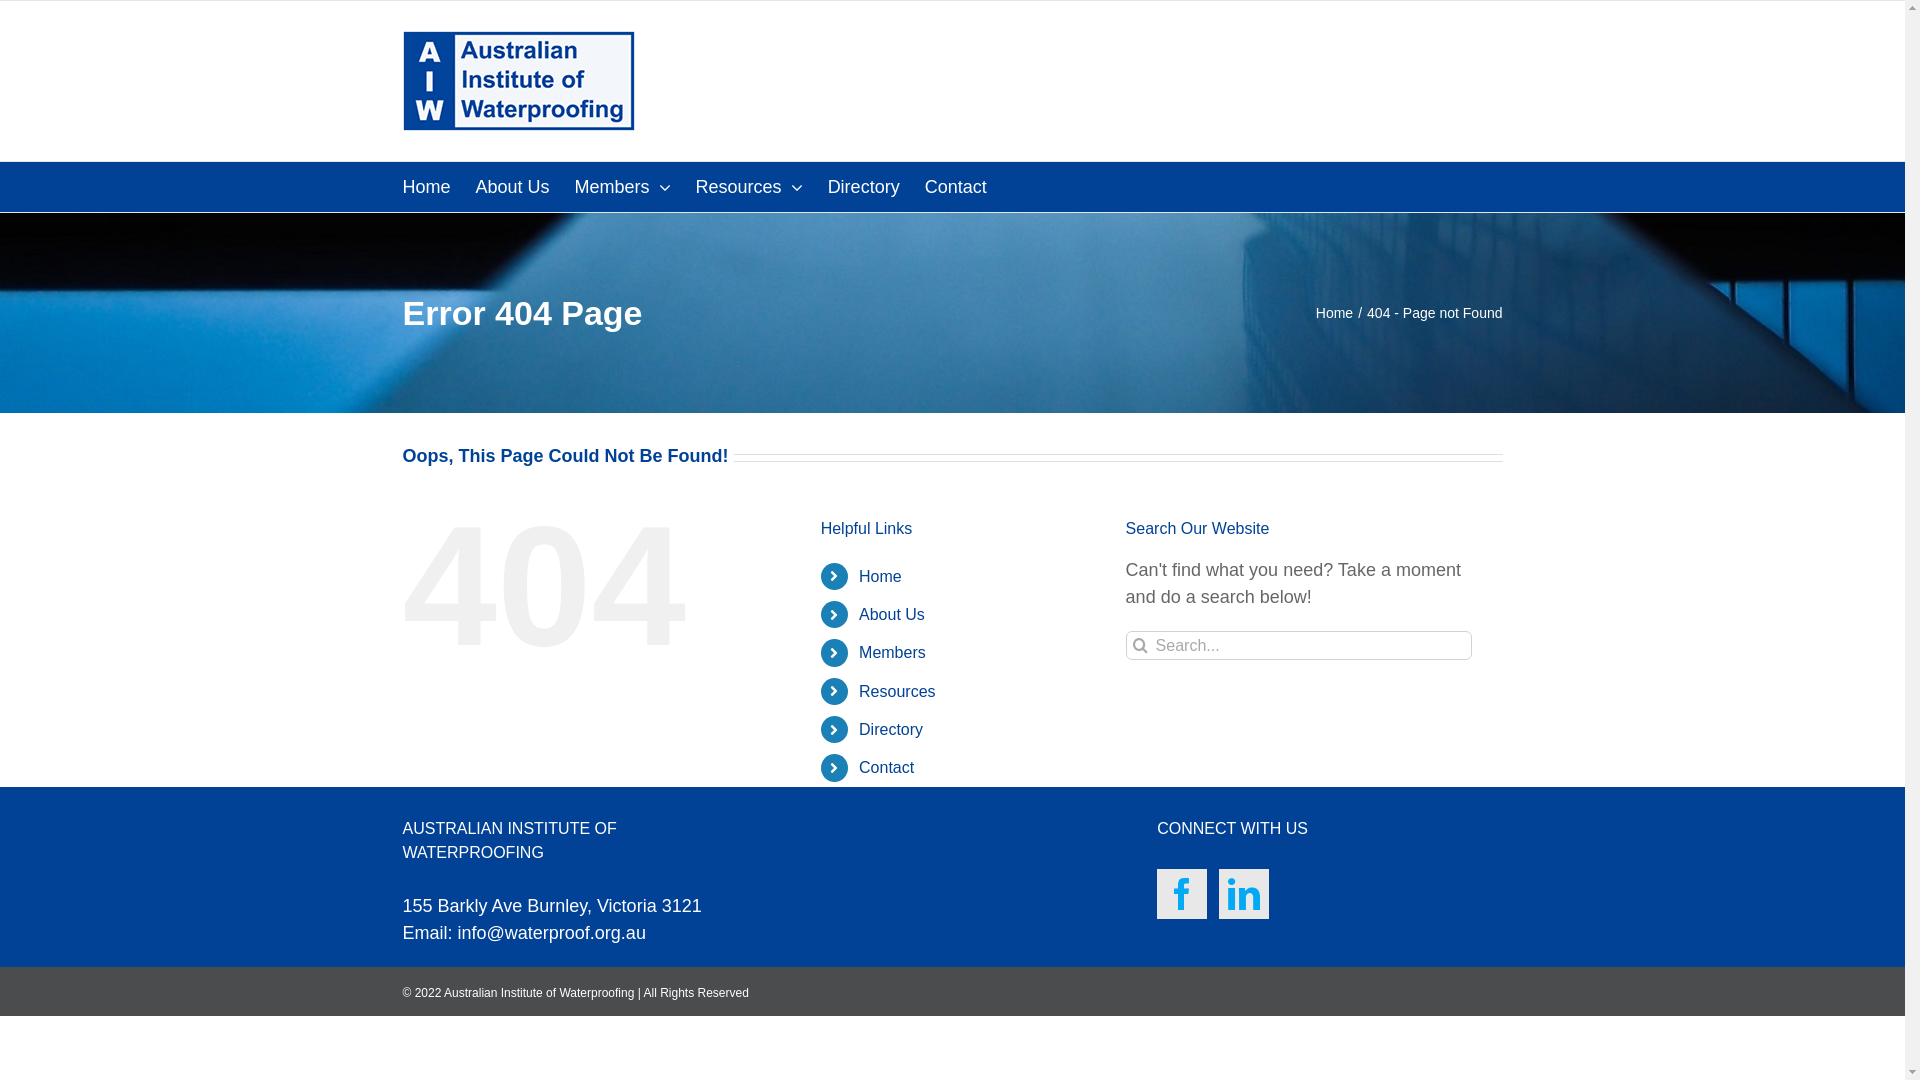 This screenshot has width=1920, height=1080. Describe the element at coordinates (880, 576) in the screenshot. I see `'Home'` at that location.